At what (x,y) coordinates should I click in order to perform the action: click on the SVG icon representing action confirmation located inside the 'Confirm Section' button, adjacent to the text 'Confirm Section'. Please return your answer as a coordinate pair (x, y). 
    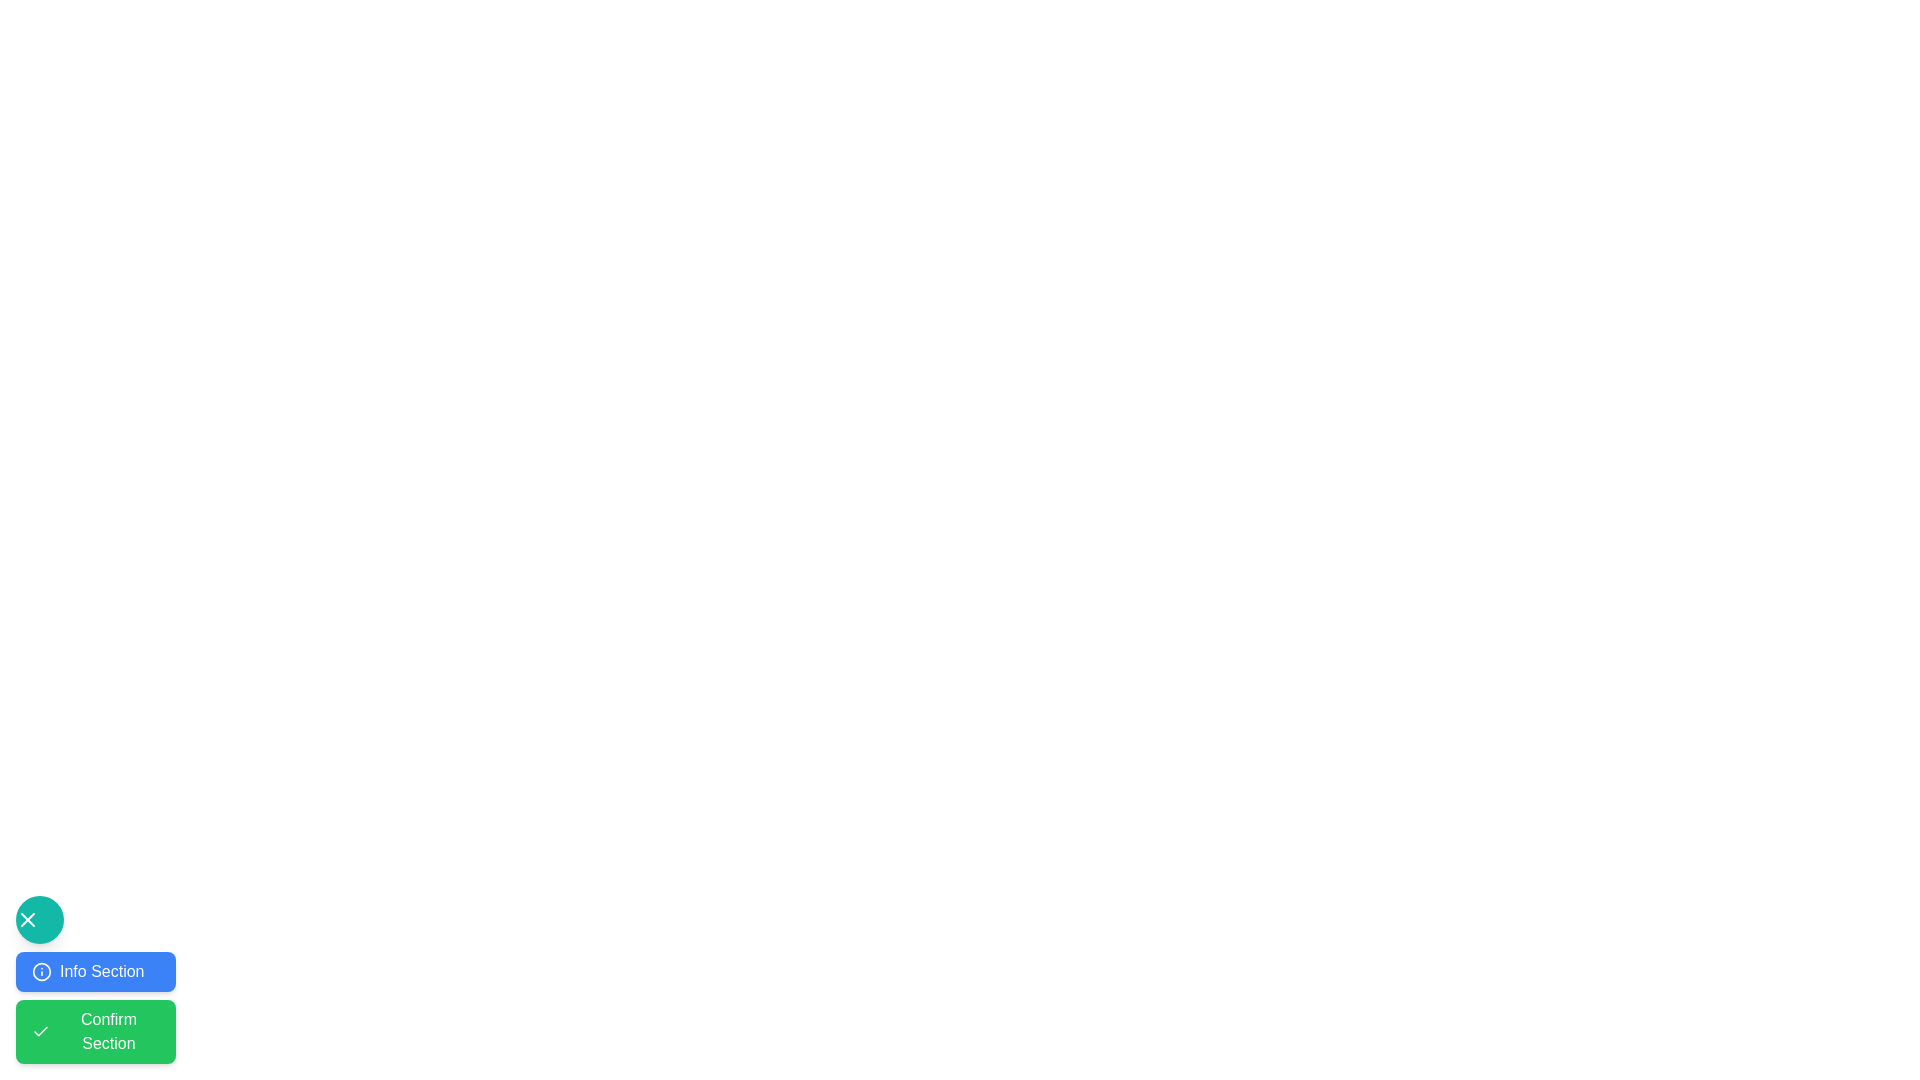
    Looking at the image, I should click on (40, 1032).